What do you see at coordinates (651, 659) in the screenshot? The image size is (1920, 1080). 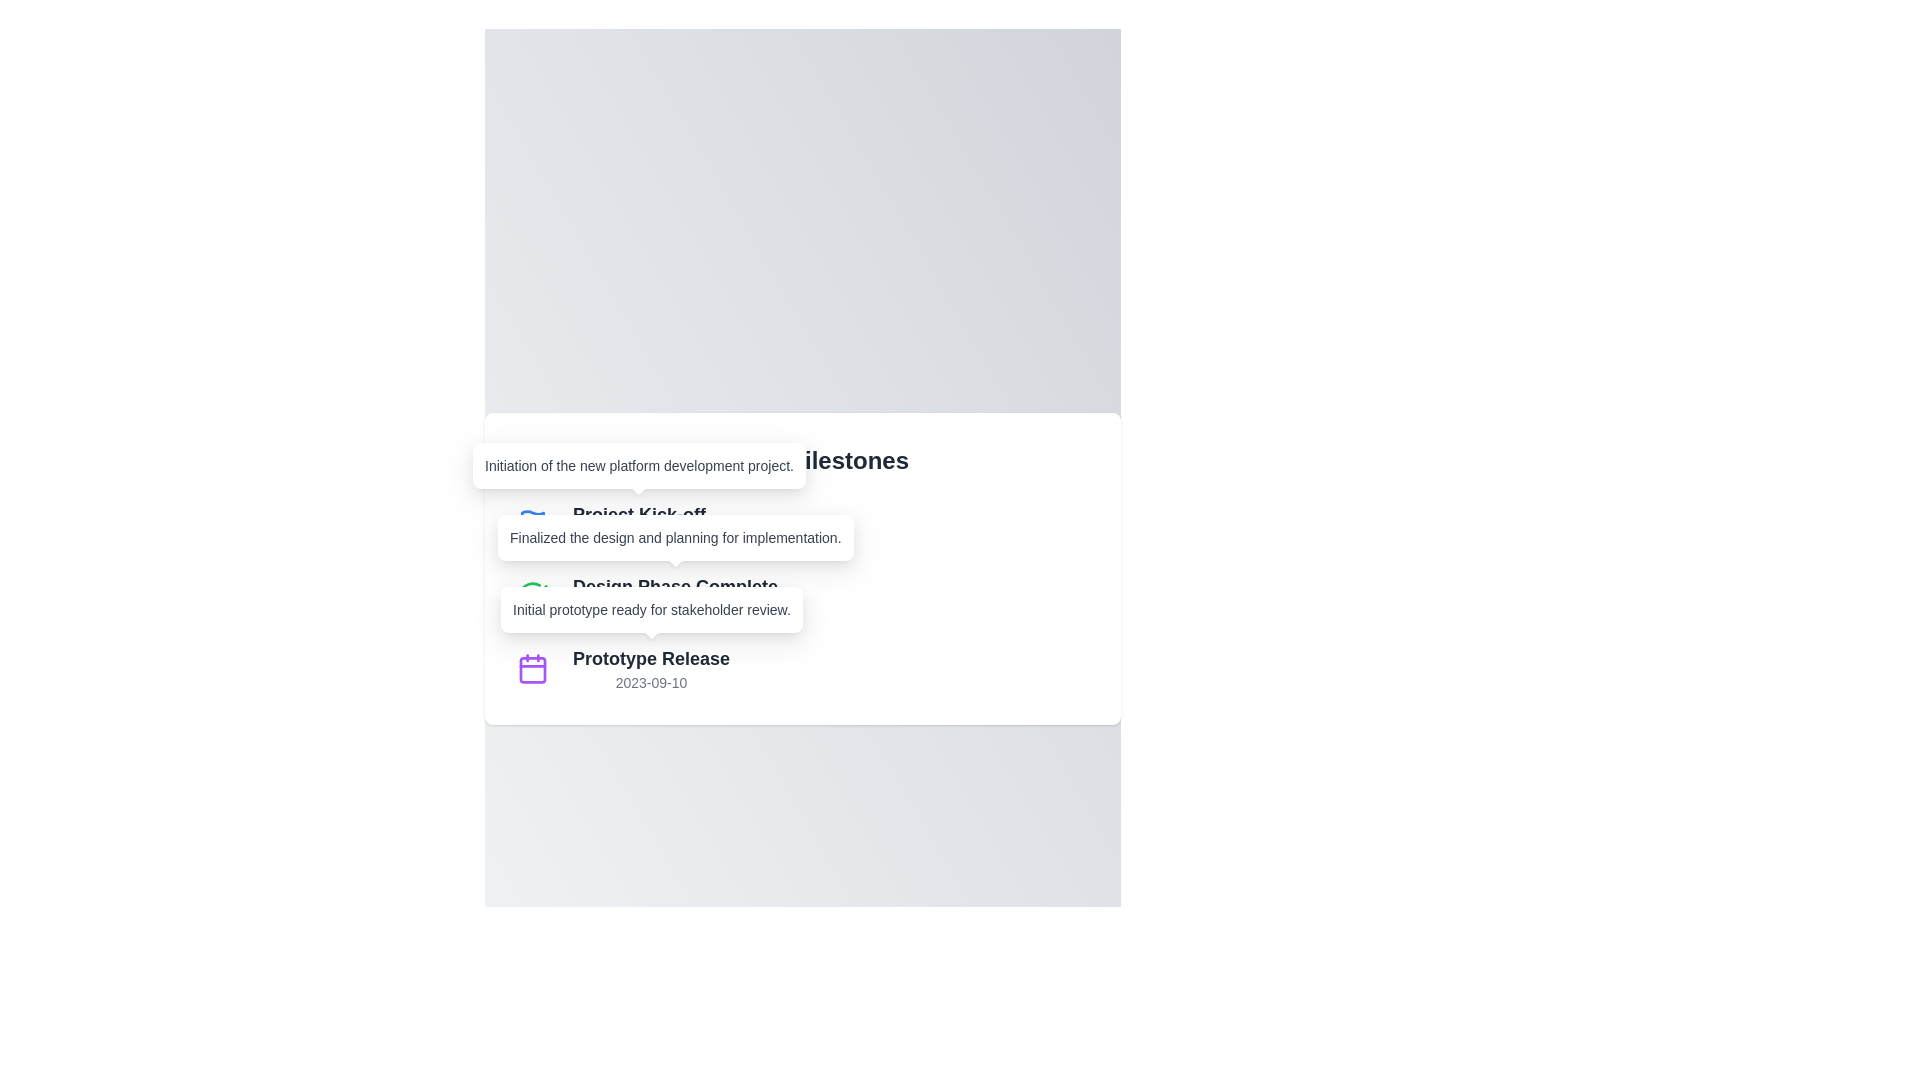 I see `the text label element displaying 'Prototype Release', which is styled in bold and larger font, located above the date '2023-09-10' and next to a calendar icon` at bounding box center [651, 659].